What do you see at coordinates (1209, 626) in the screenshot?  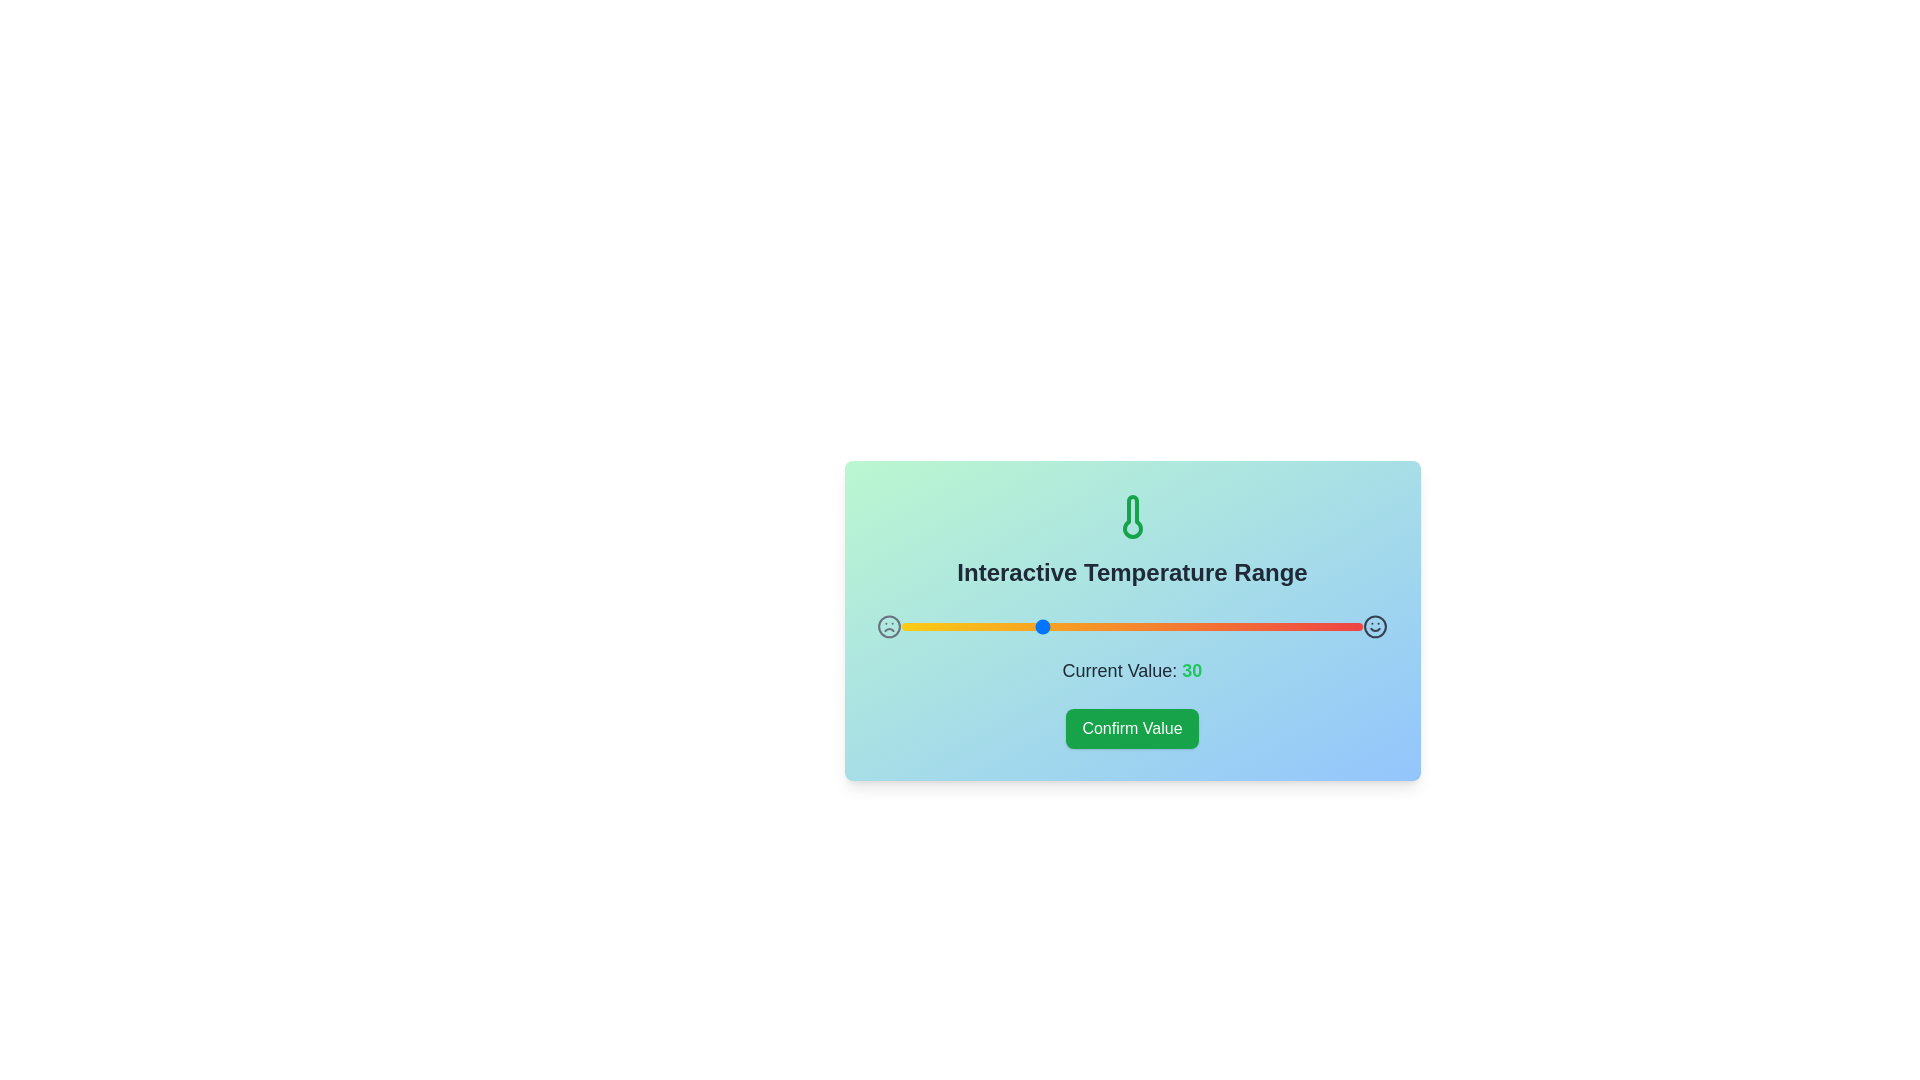 I see `the range slider to set the value to 67` at bounding box center [1209, 626].